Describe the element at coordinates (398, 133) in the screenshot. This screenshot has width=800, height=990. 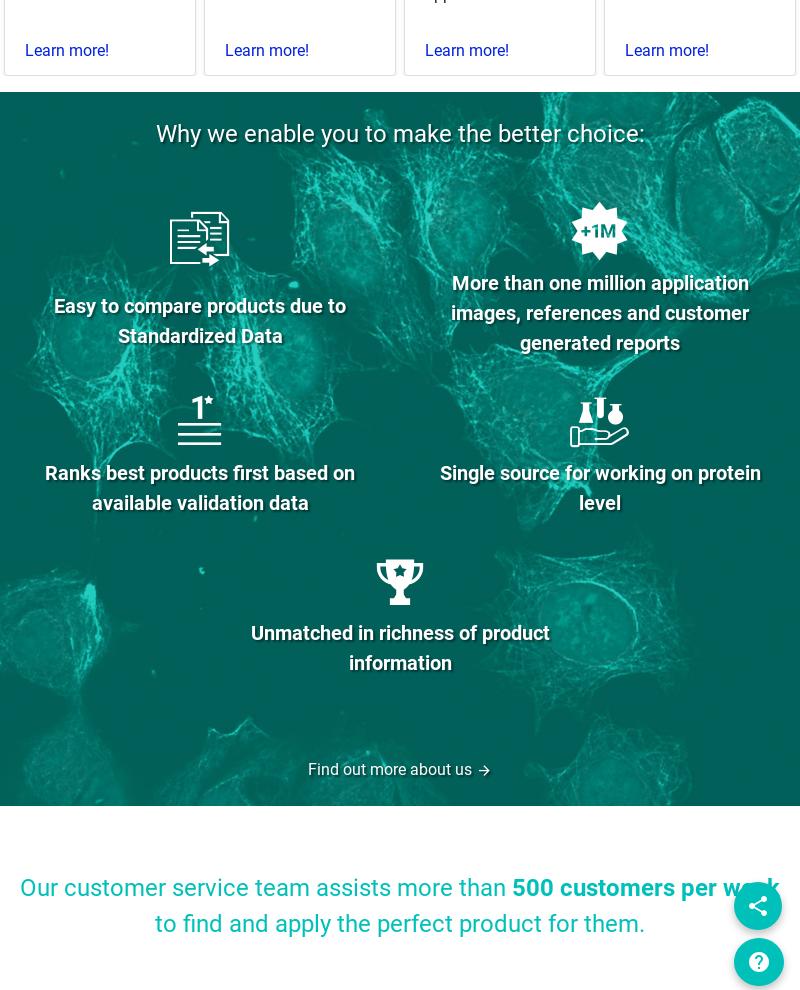
I see `'Why we enable you to make the better choice:'` at that location.